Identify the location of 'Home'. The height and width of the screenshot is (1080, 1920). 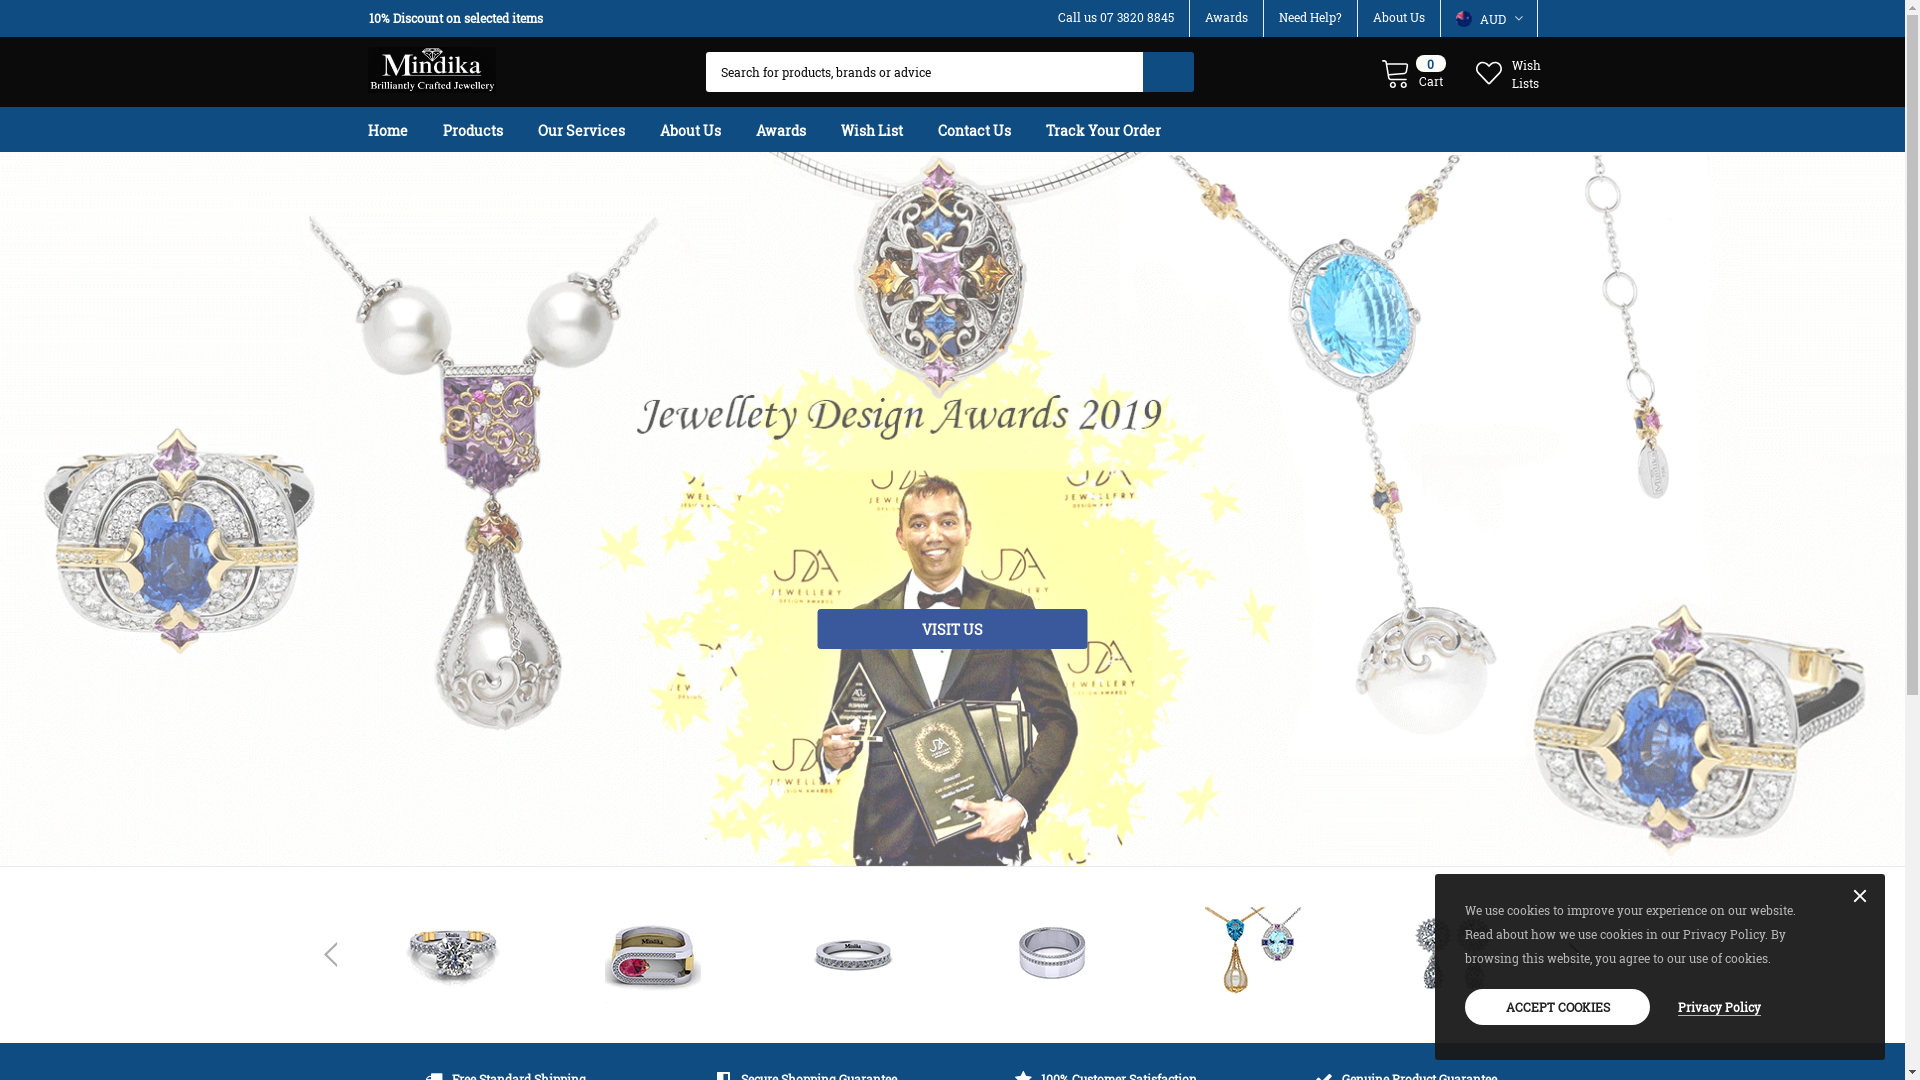
(402, 129).